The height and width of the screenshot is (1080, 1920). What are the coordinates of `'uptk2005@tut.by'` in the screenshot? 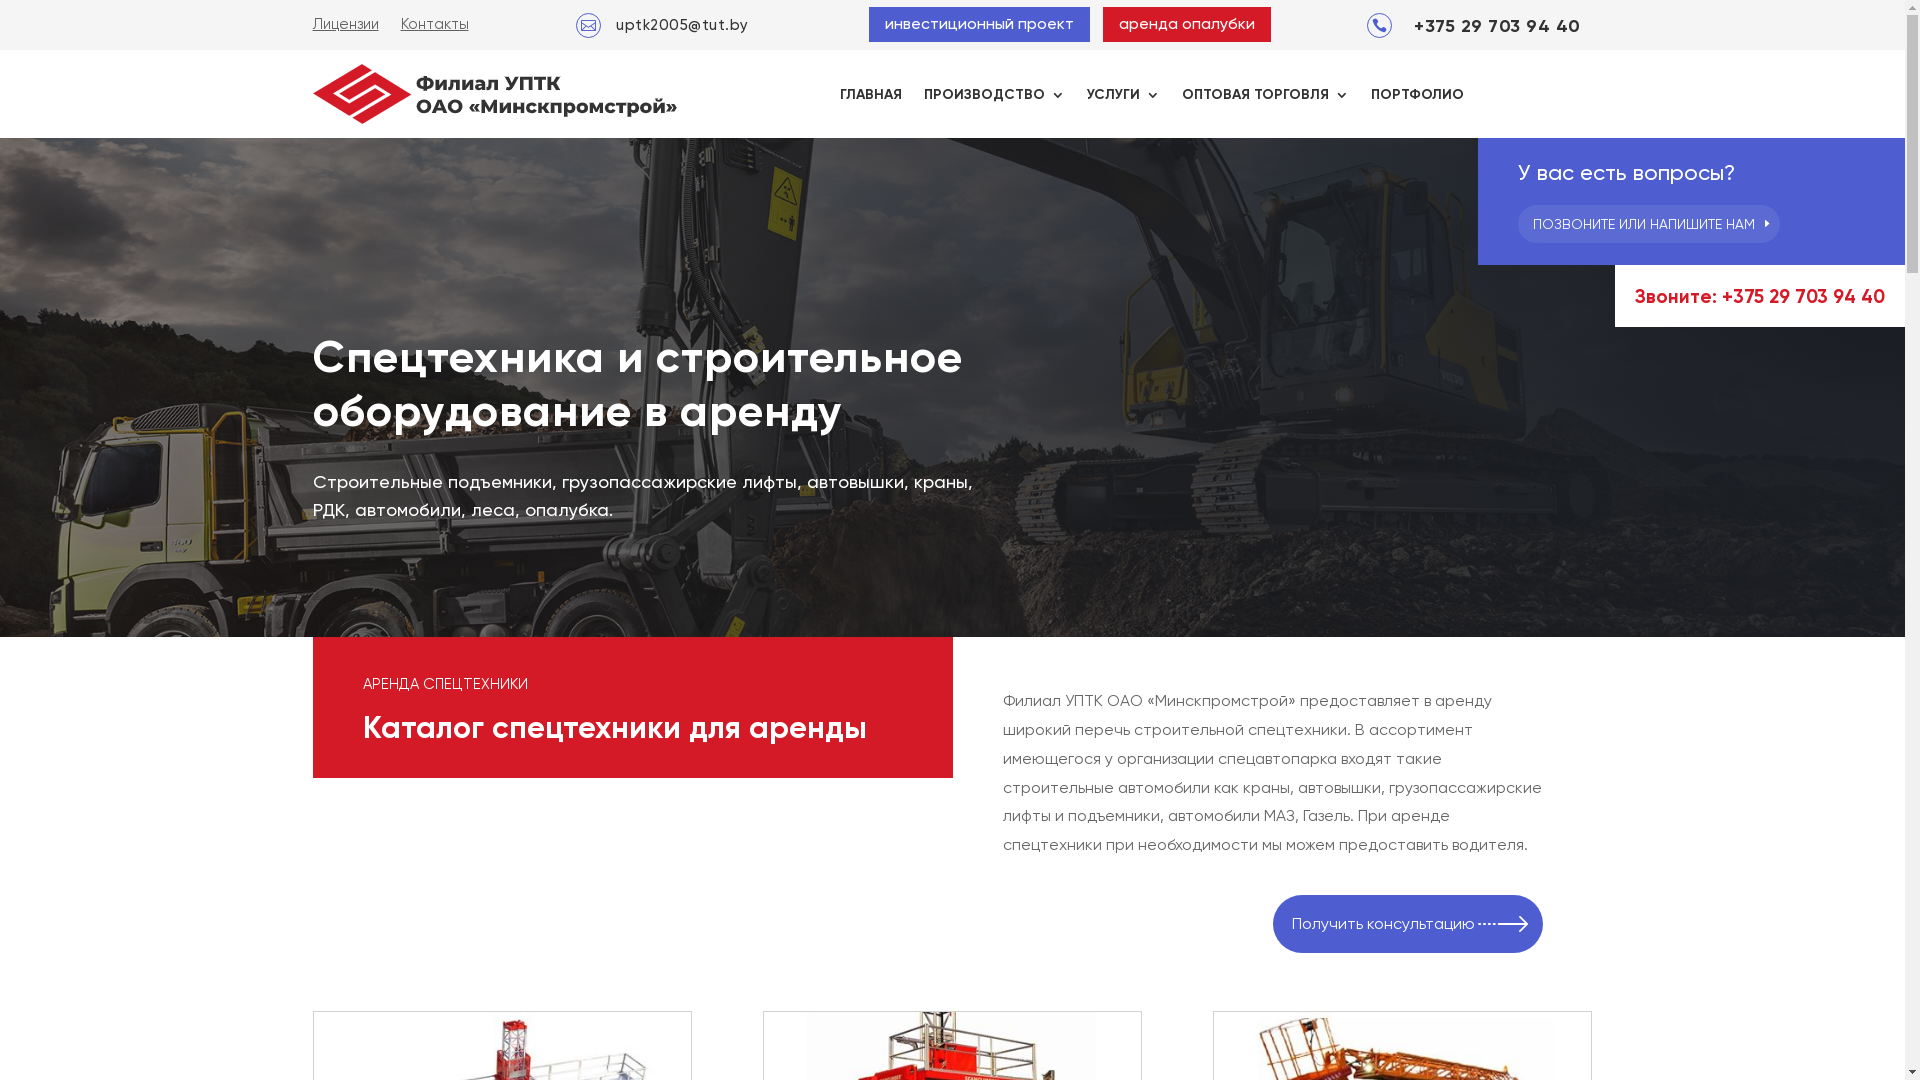 It's located at (682, 24).